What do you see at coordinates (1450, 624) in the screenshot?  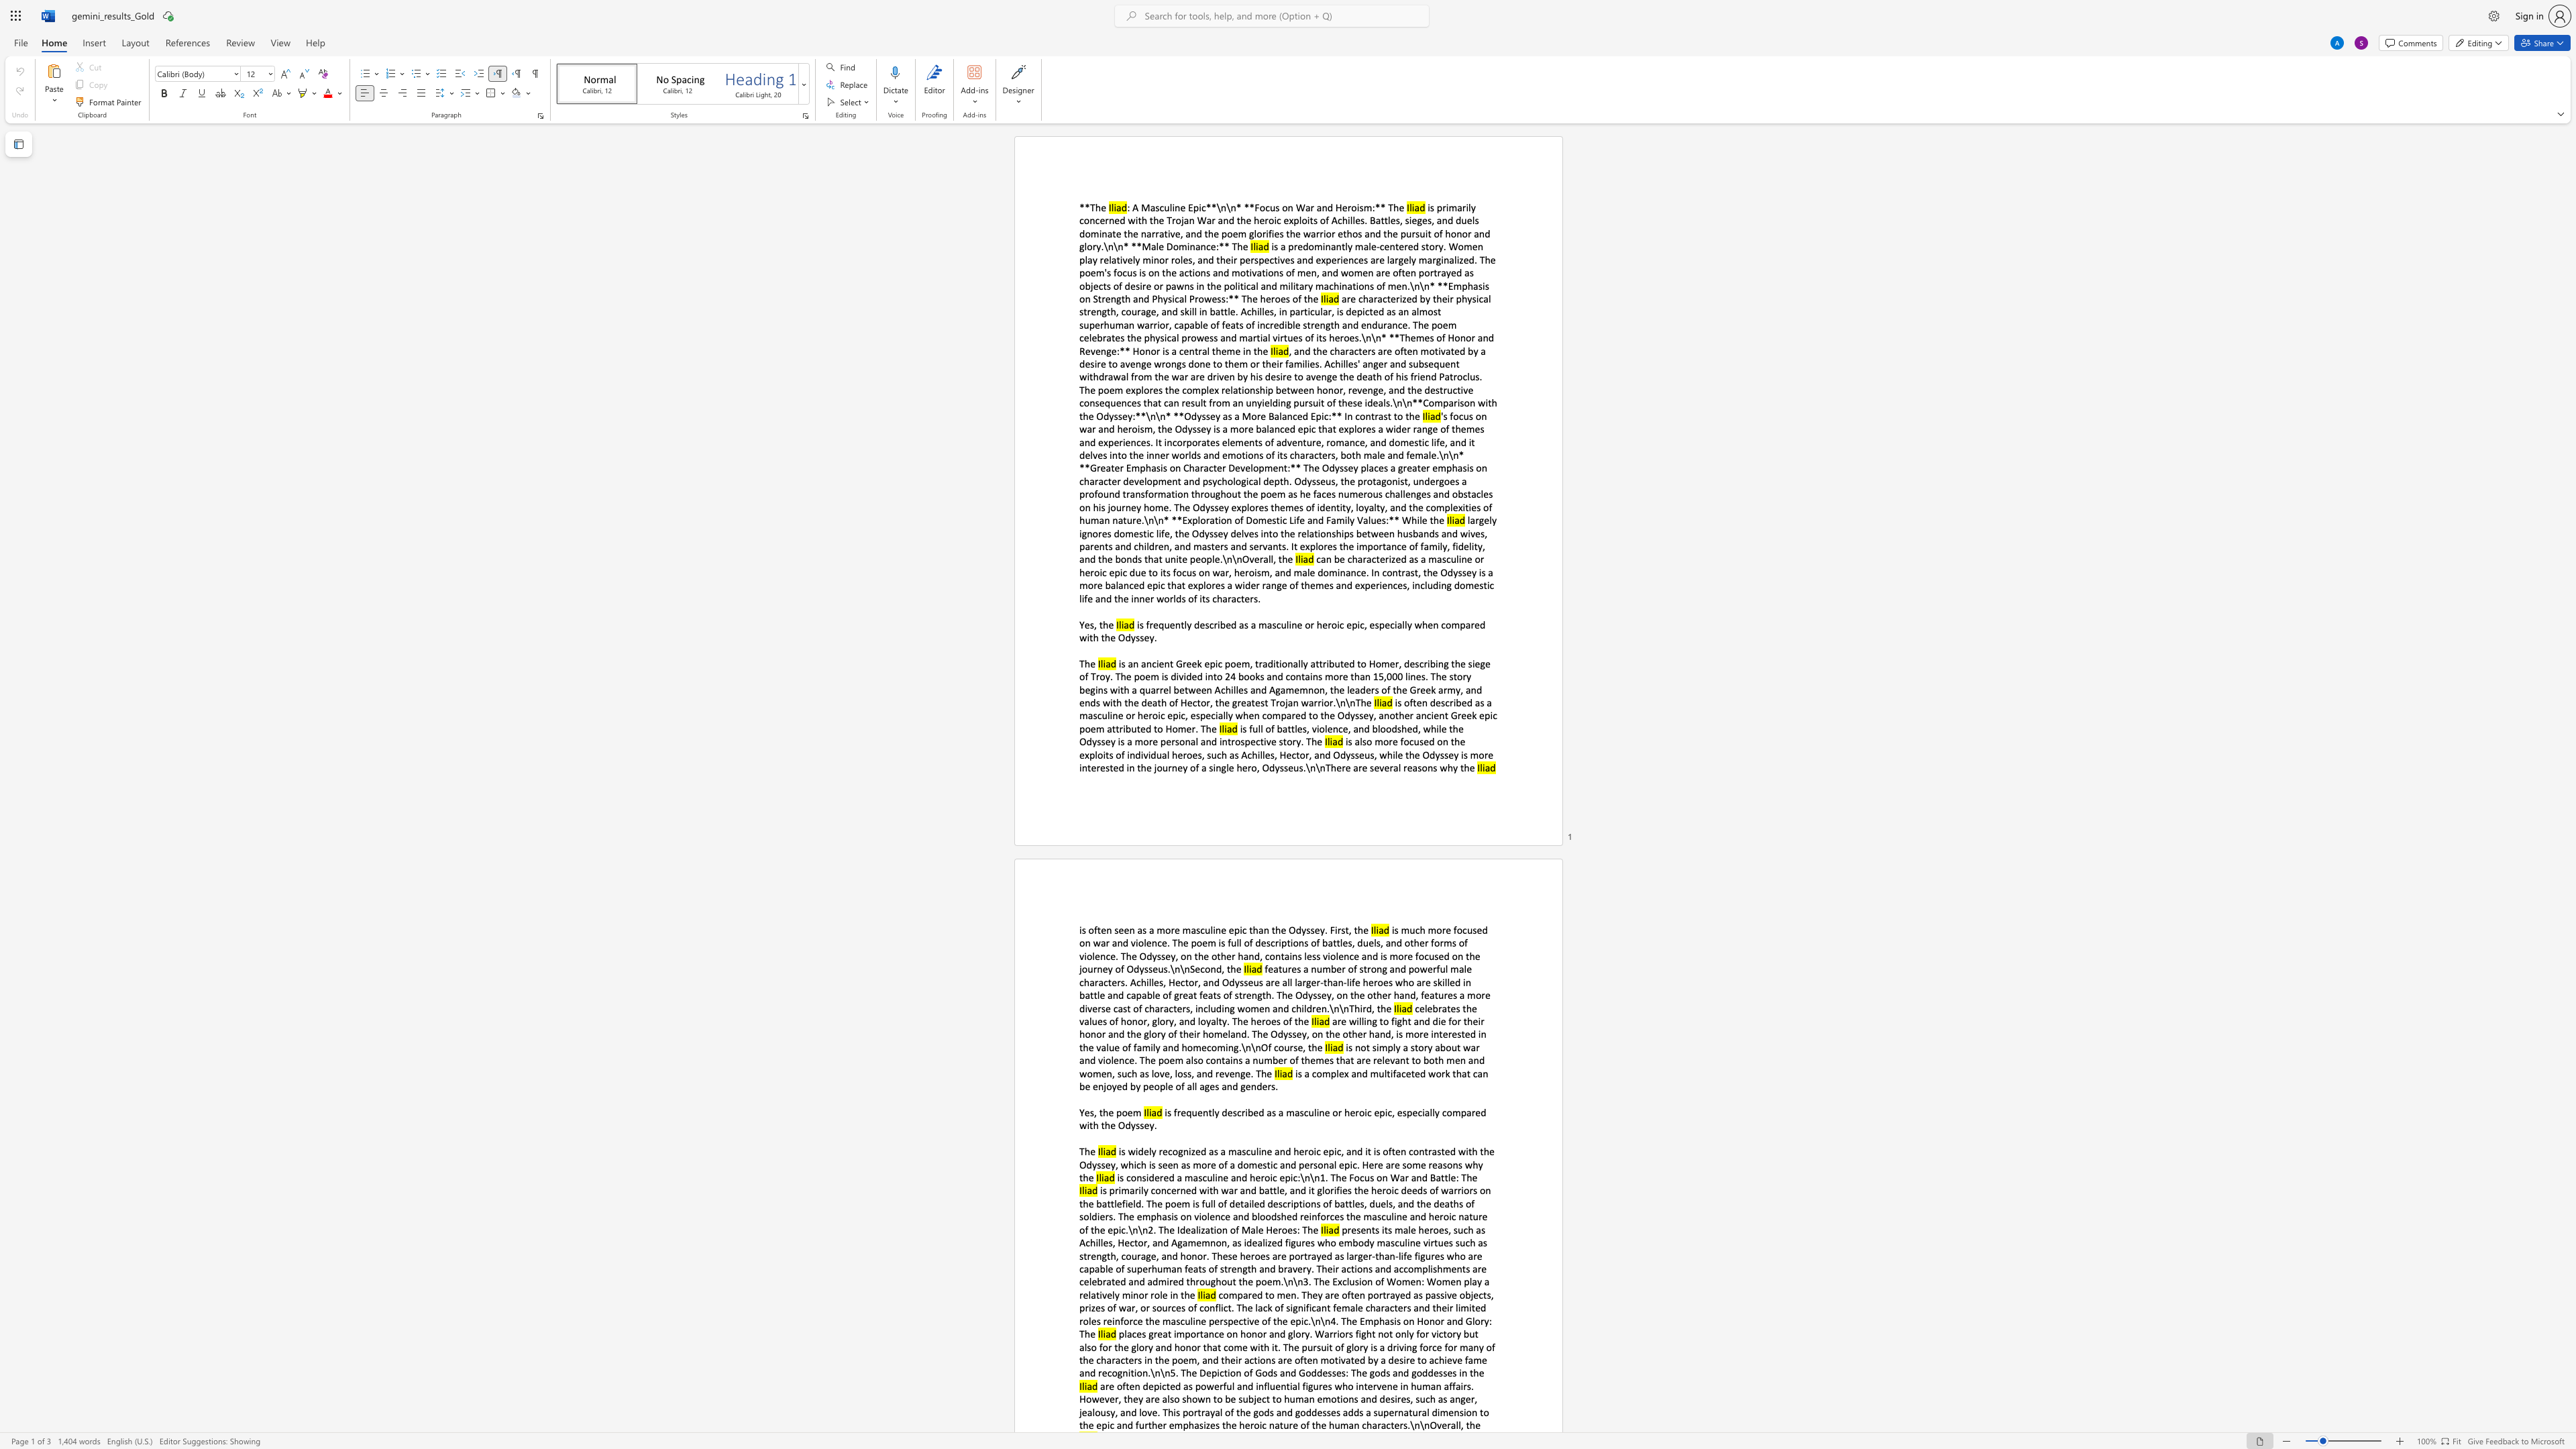 I see `the subset text "mpared" within the text "is frequently described as a masculine or heroic epic, especially when compared with the Odyssey."` at bounding box center [1450, 624].